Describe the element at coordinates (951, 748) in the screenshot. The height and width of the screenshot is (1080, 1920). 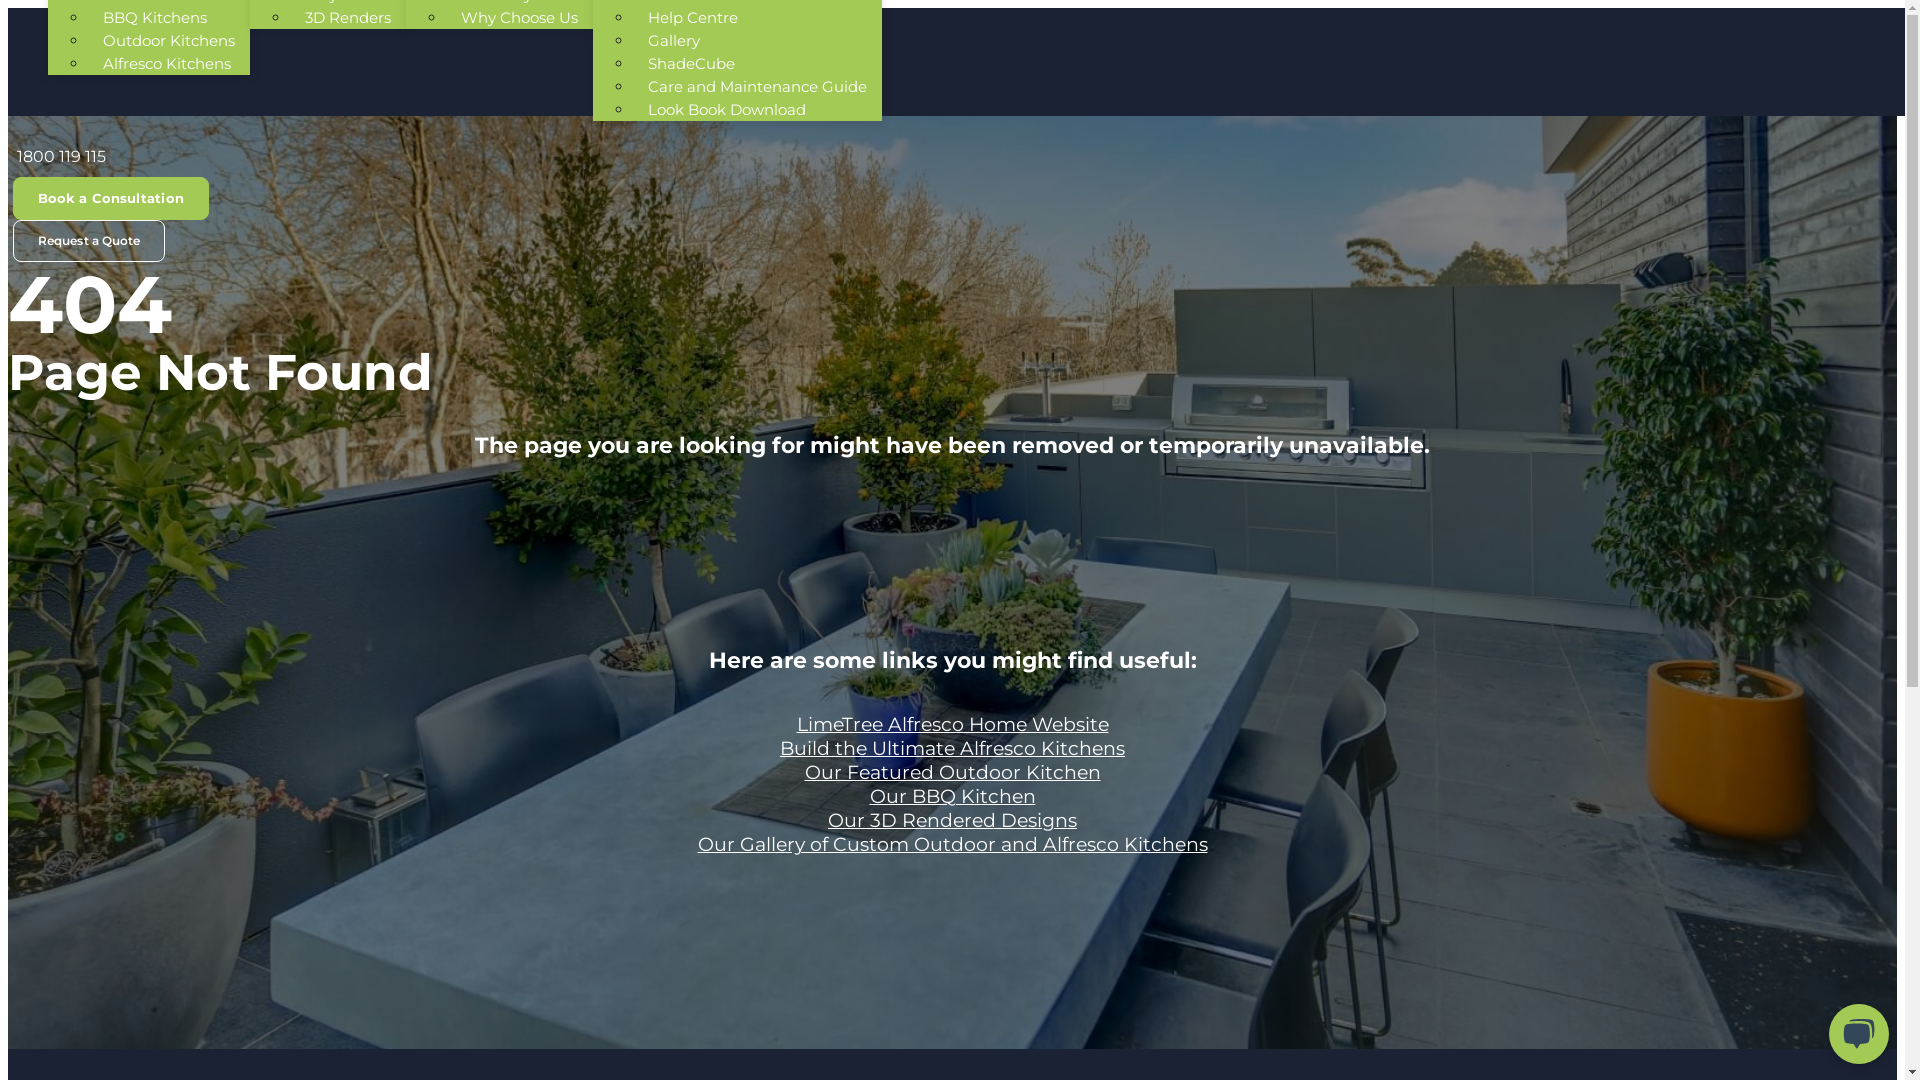
I see `'Build the Ultimate Alfresco Kitchens'` at that location.